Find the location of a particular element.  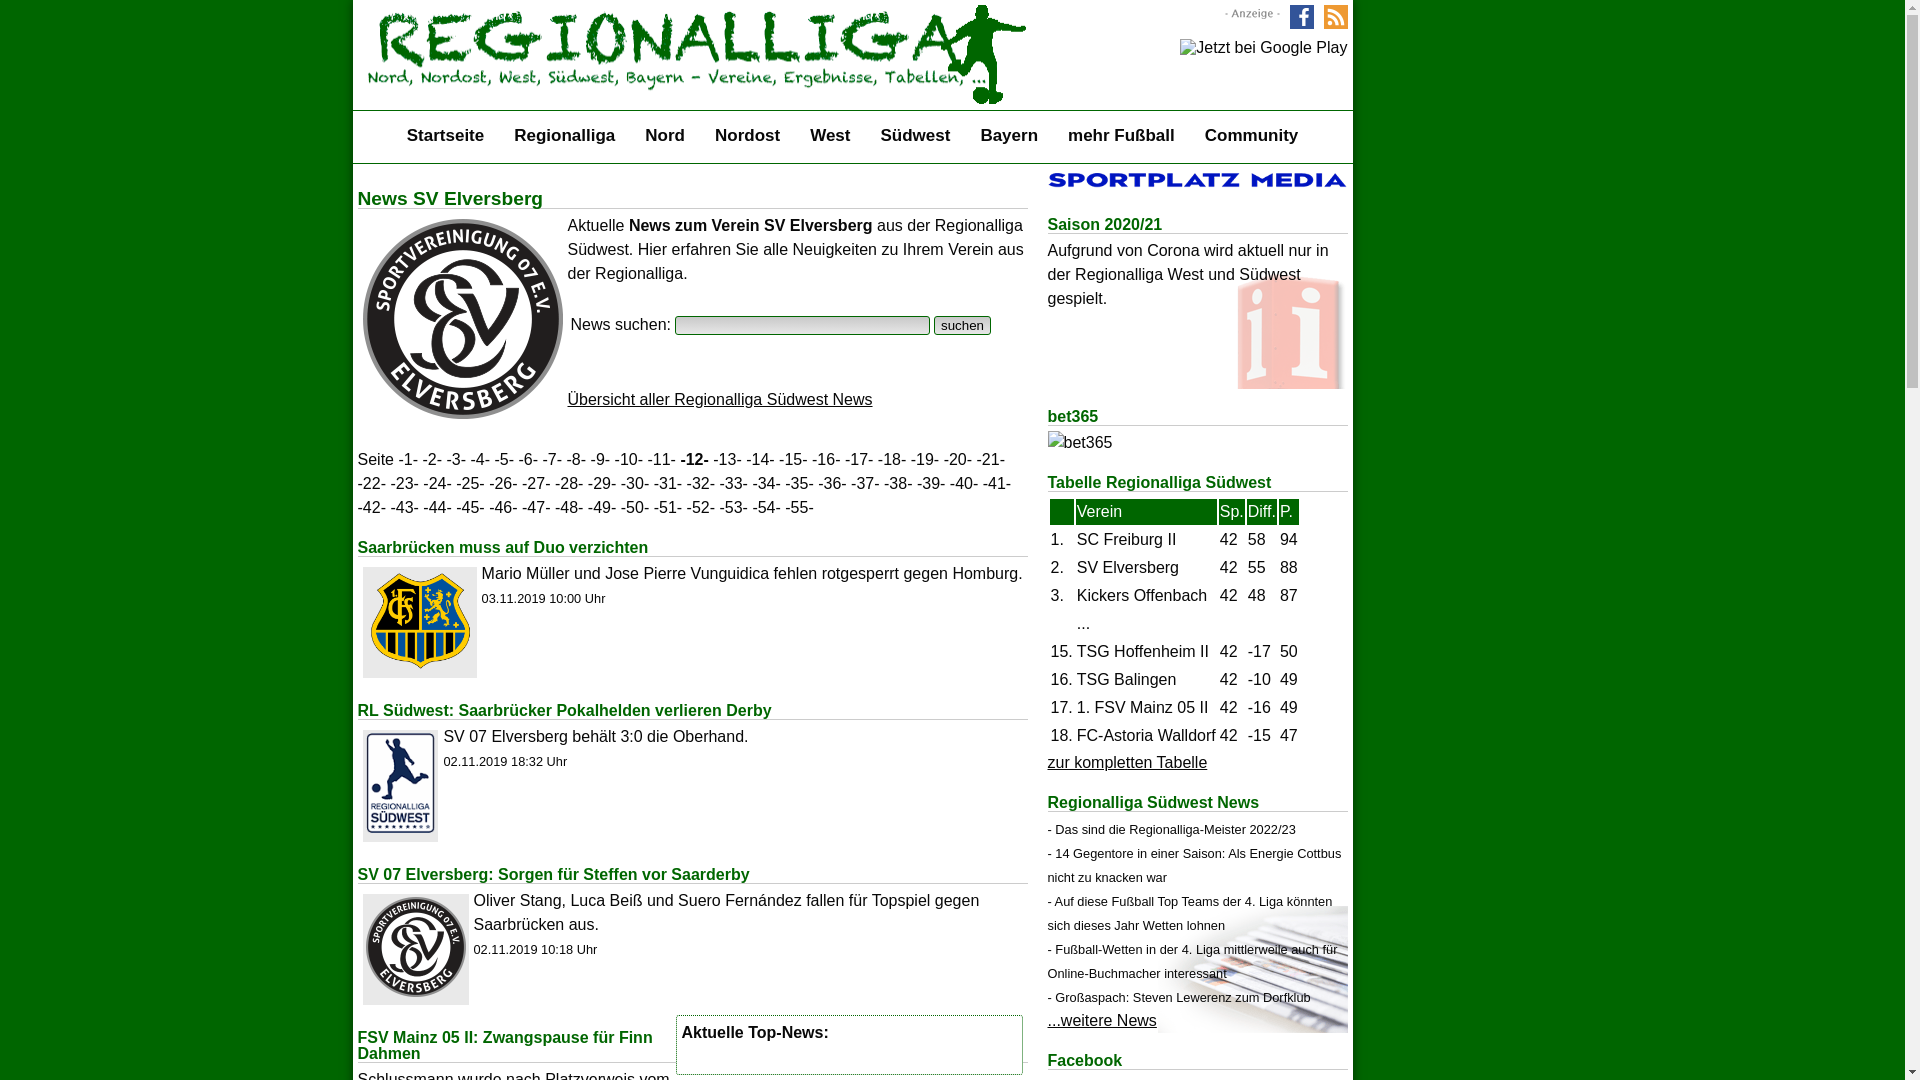

'-35-' is located at coordinates (797, 483).